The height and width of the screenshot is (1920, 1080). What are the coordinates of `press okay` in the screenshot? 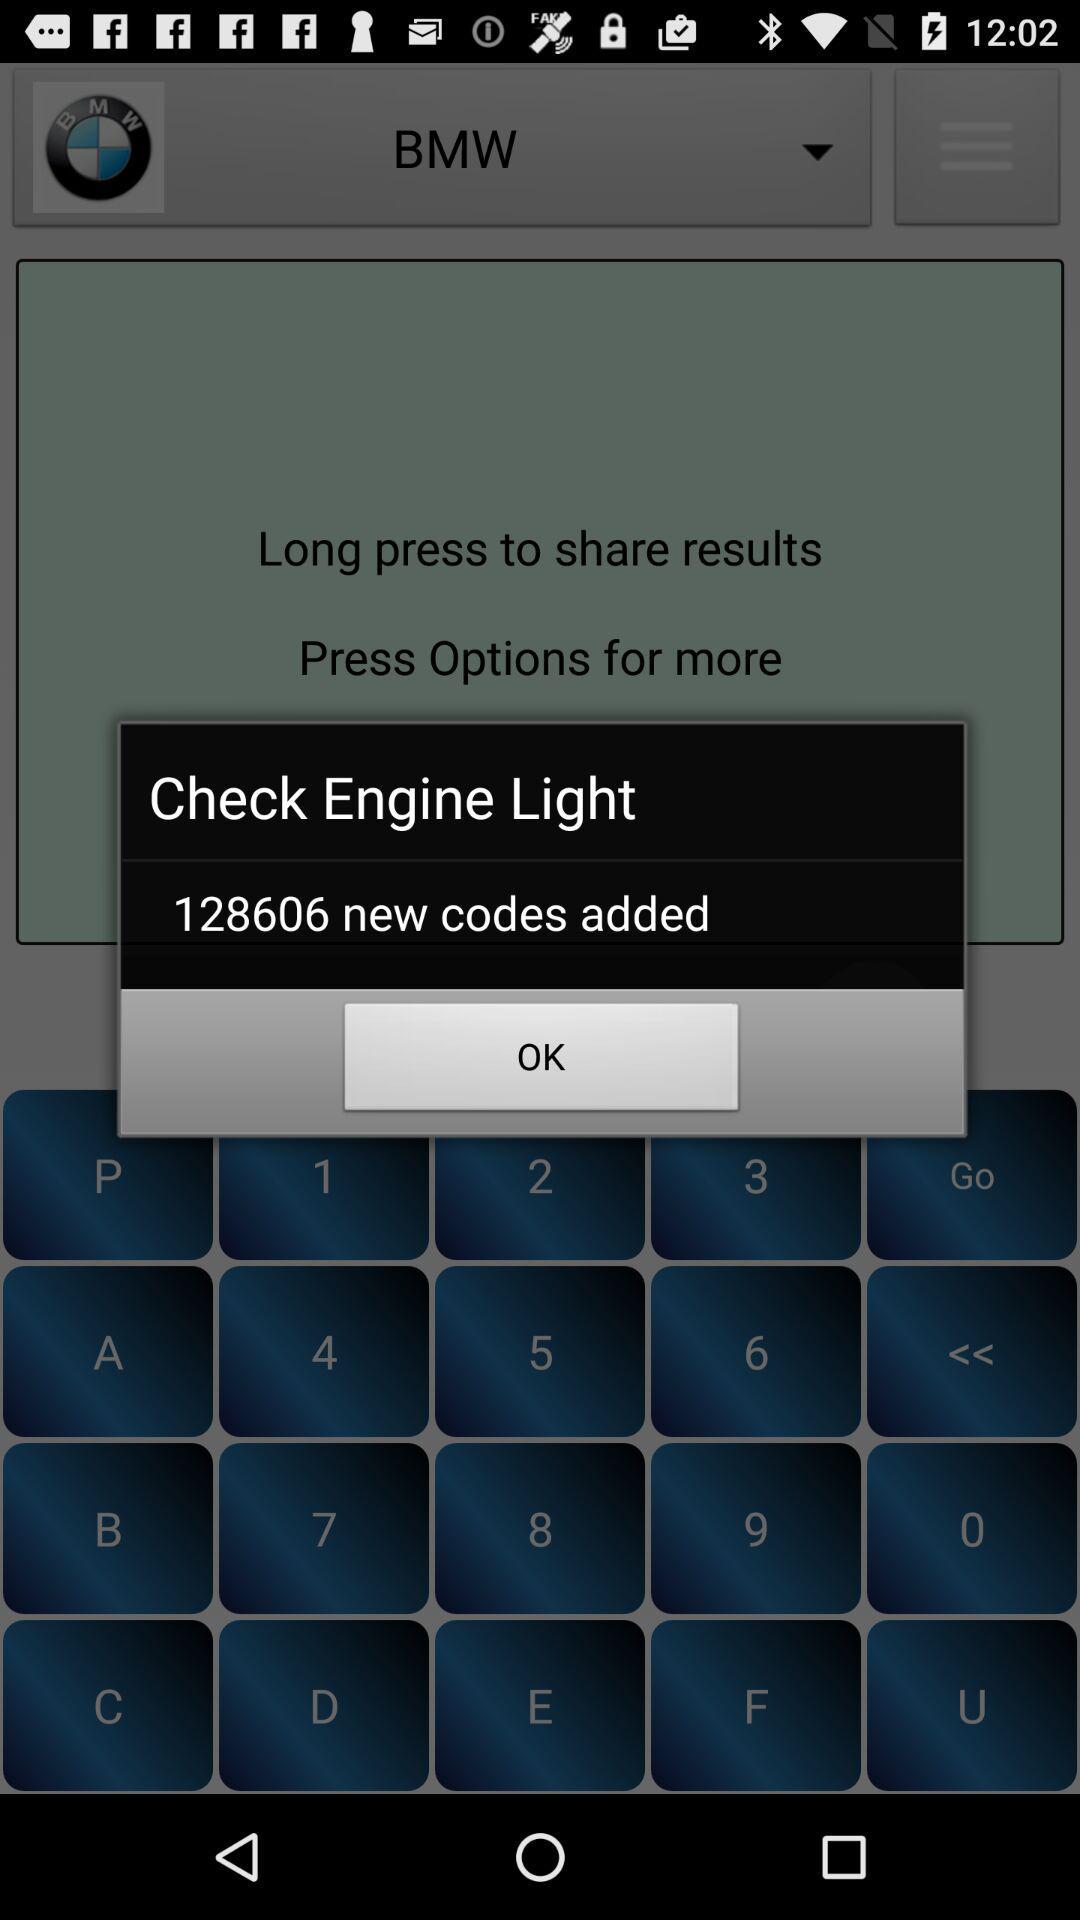 It's located at (540, 1021).